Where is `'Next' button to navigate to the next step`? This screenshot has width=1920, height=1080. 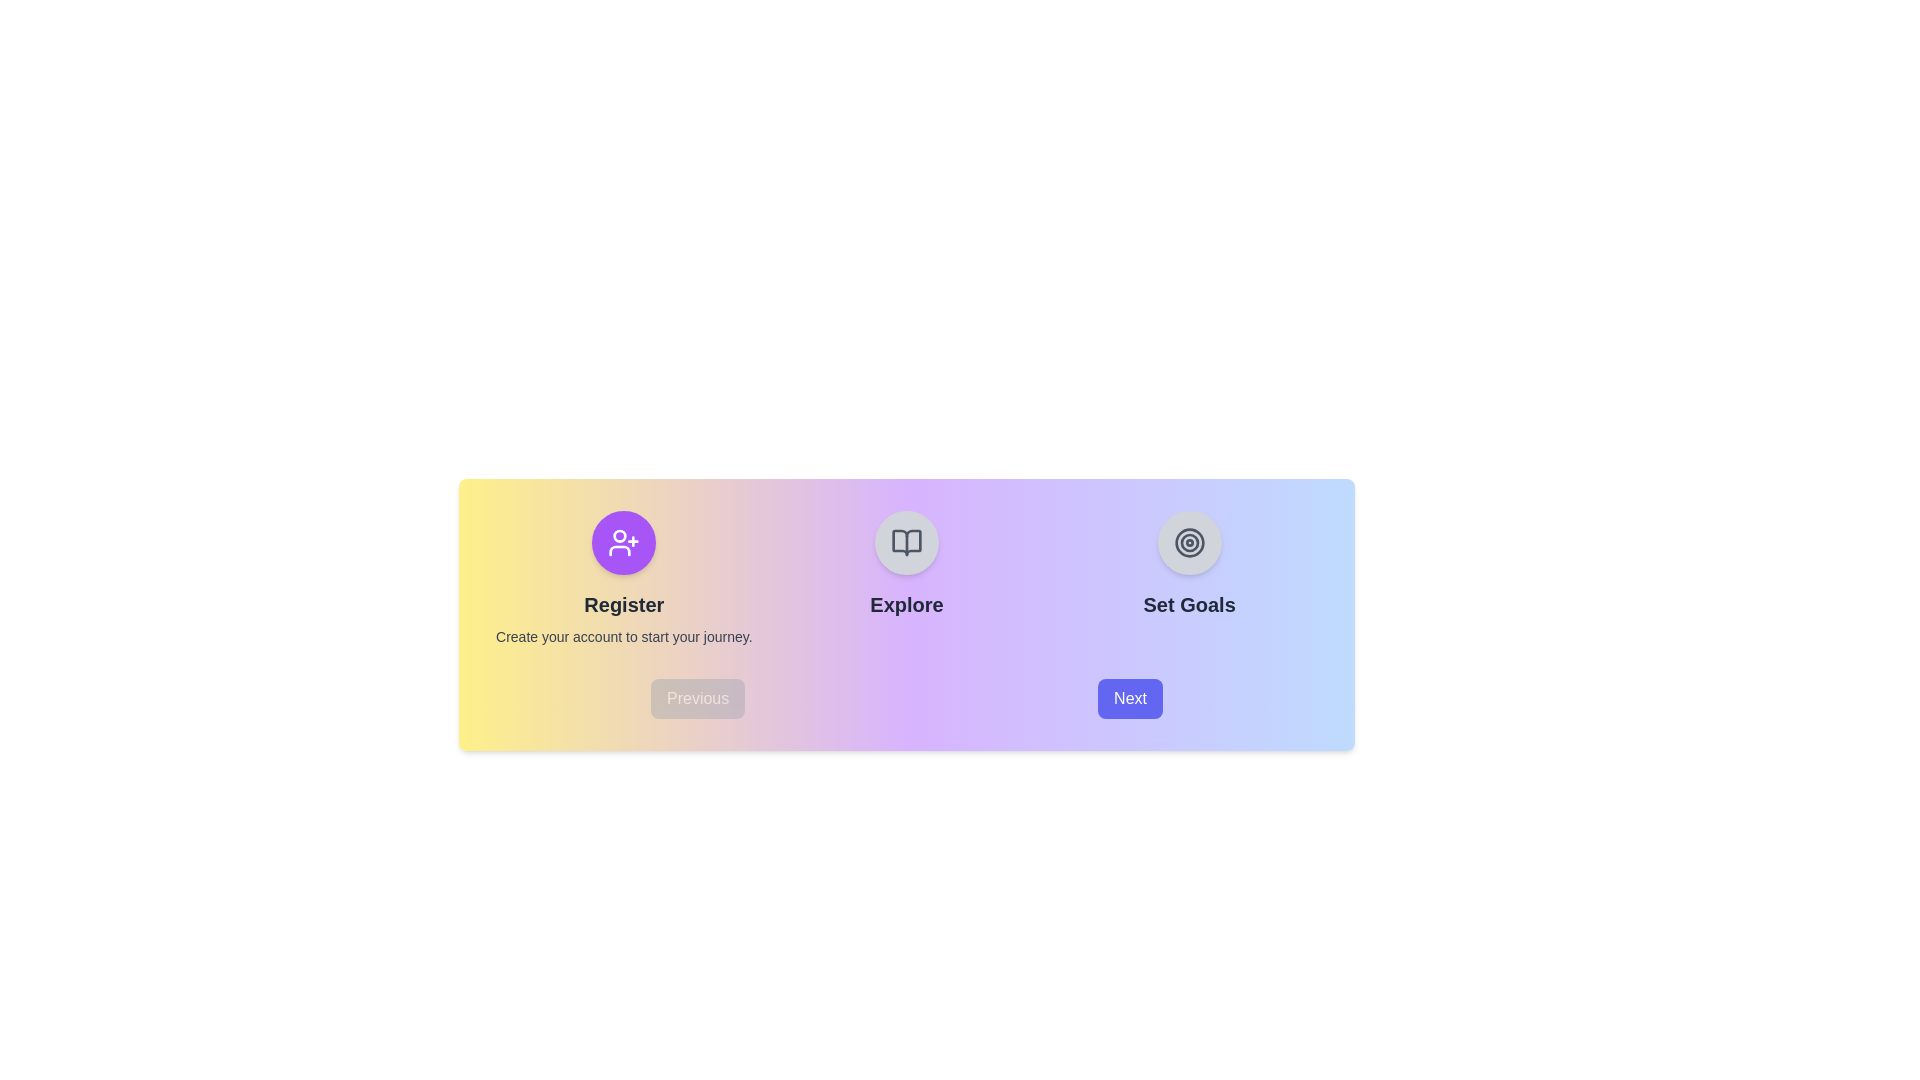
'Next' button to navigate to the next step is located at coordinates (1130, 697).